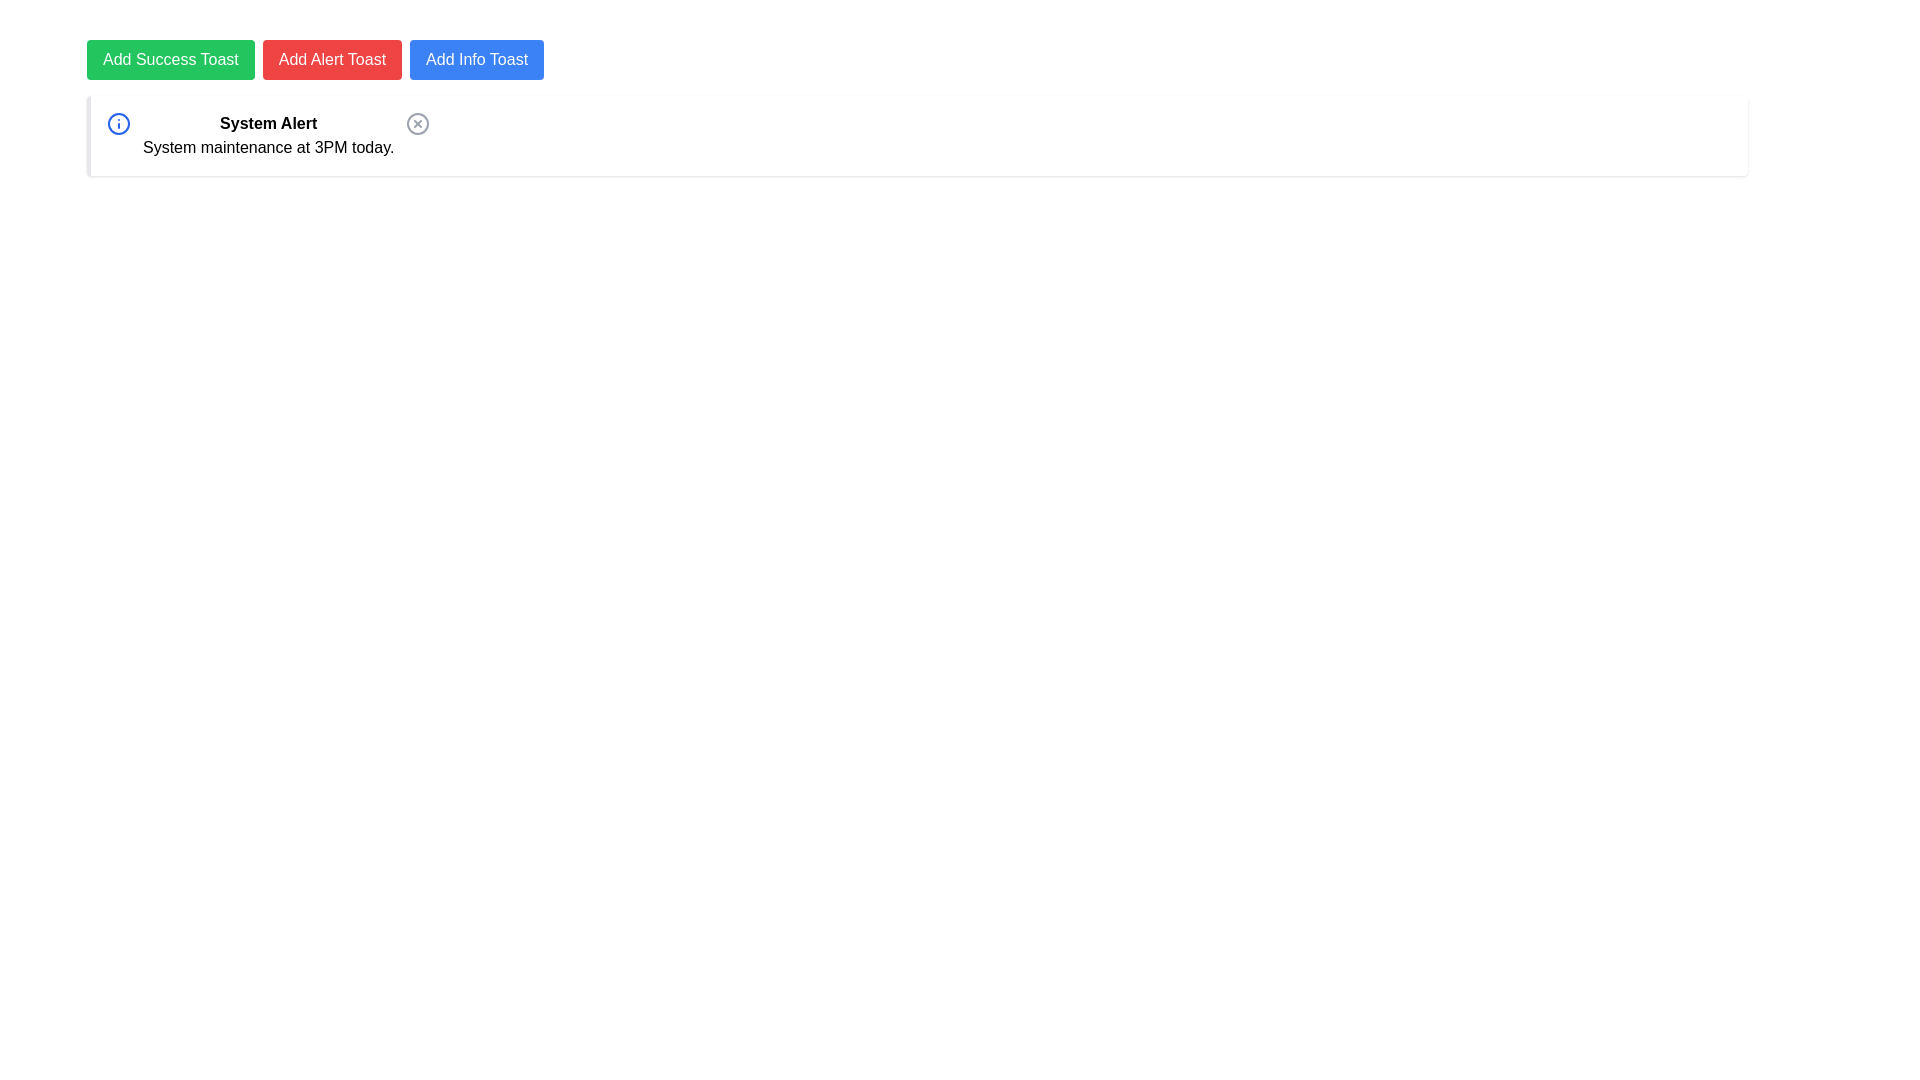  Describe the element at coordinates (267, 123) in the screenshot. I see `the static text header titled 'System Alert' which is bold and positioned at the top of the notification box` at that location.